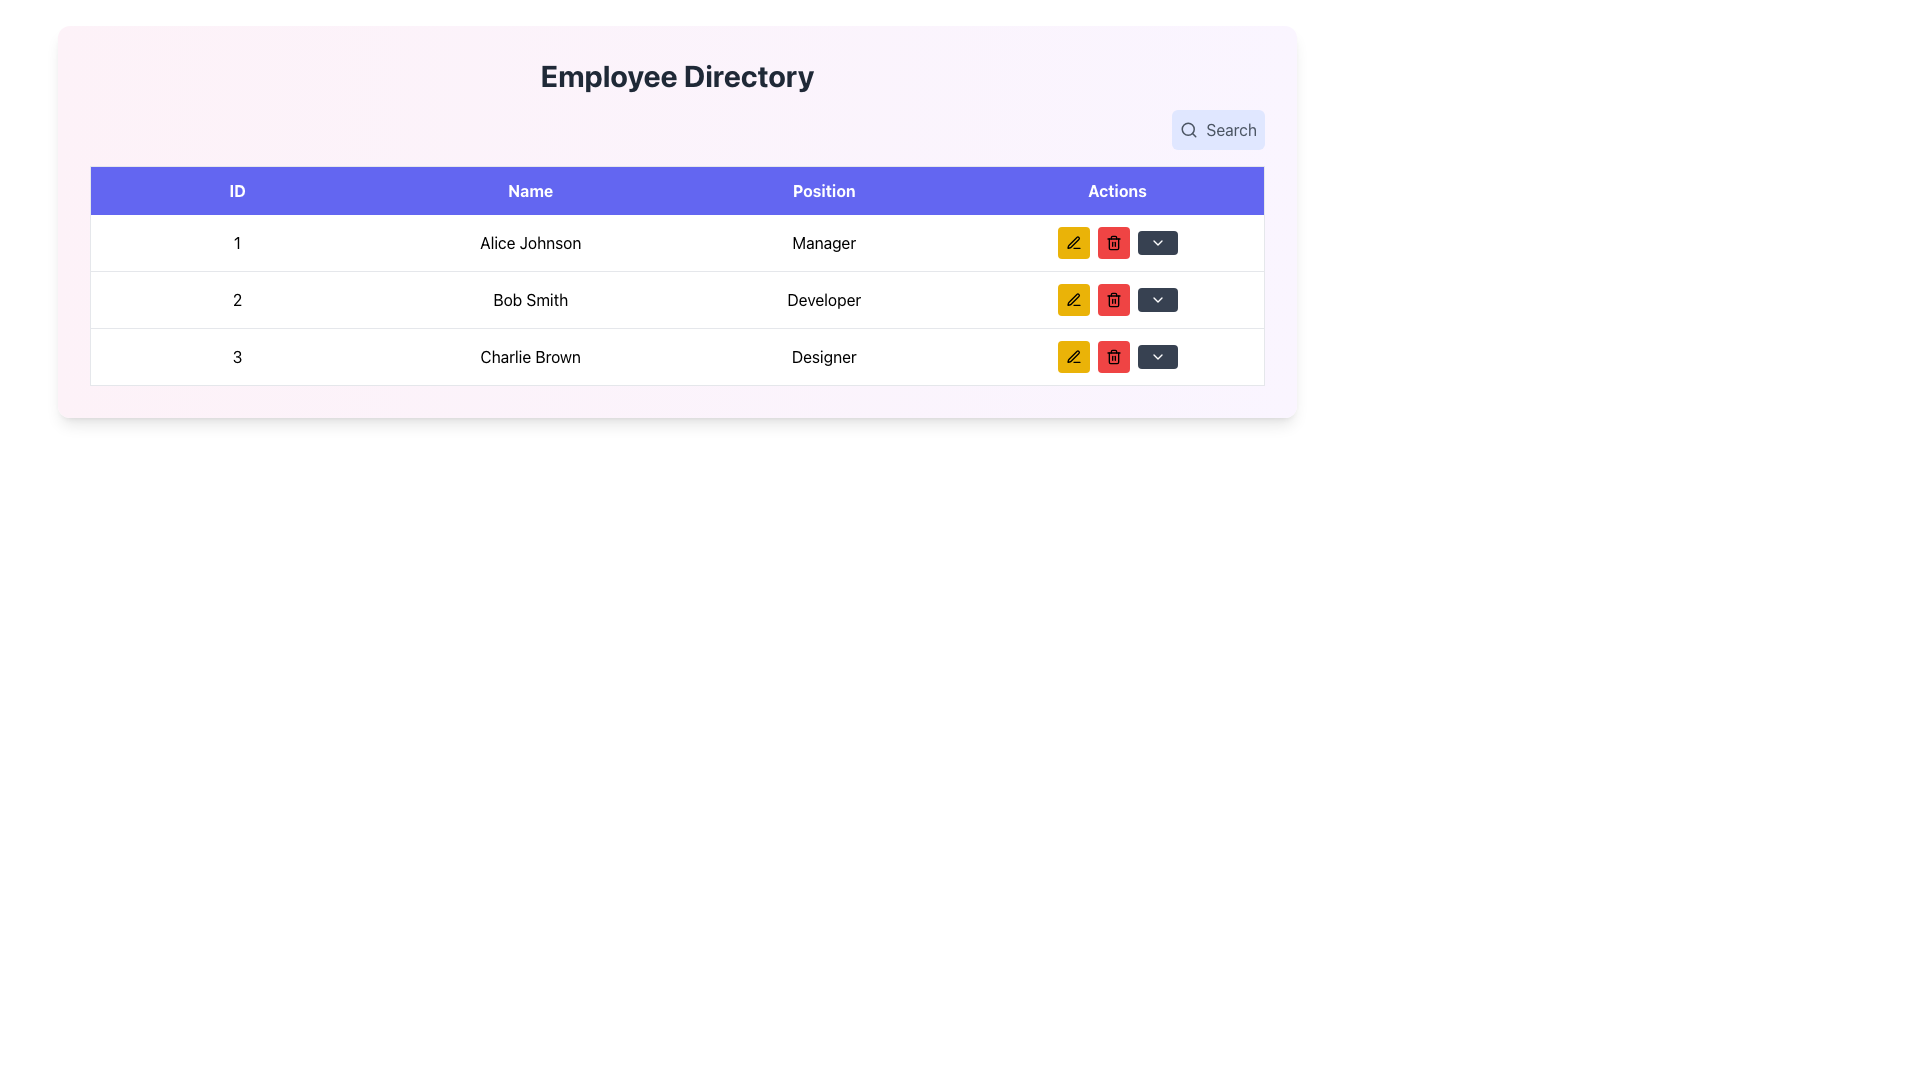  Describe the element at coordinates (1112, 242) in the screenshot. I see `the square red button with rounded corners and a black trash can icon, located in the Actions column next to the Edit button for the employee 'Alice Johnson'` at that location.